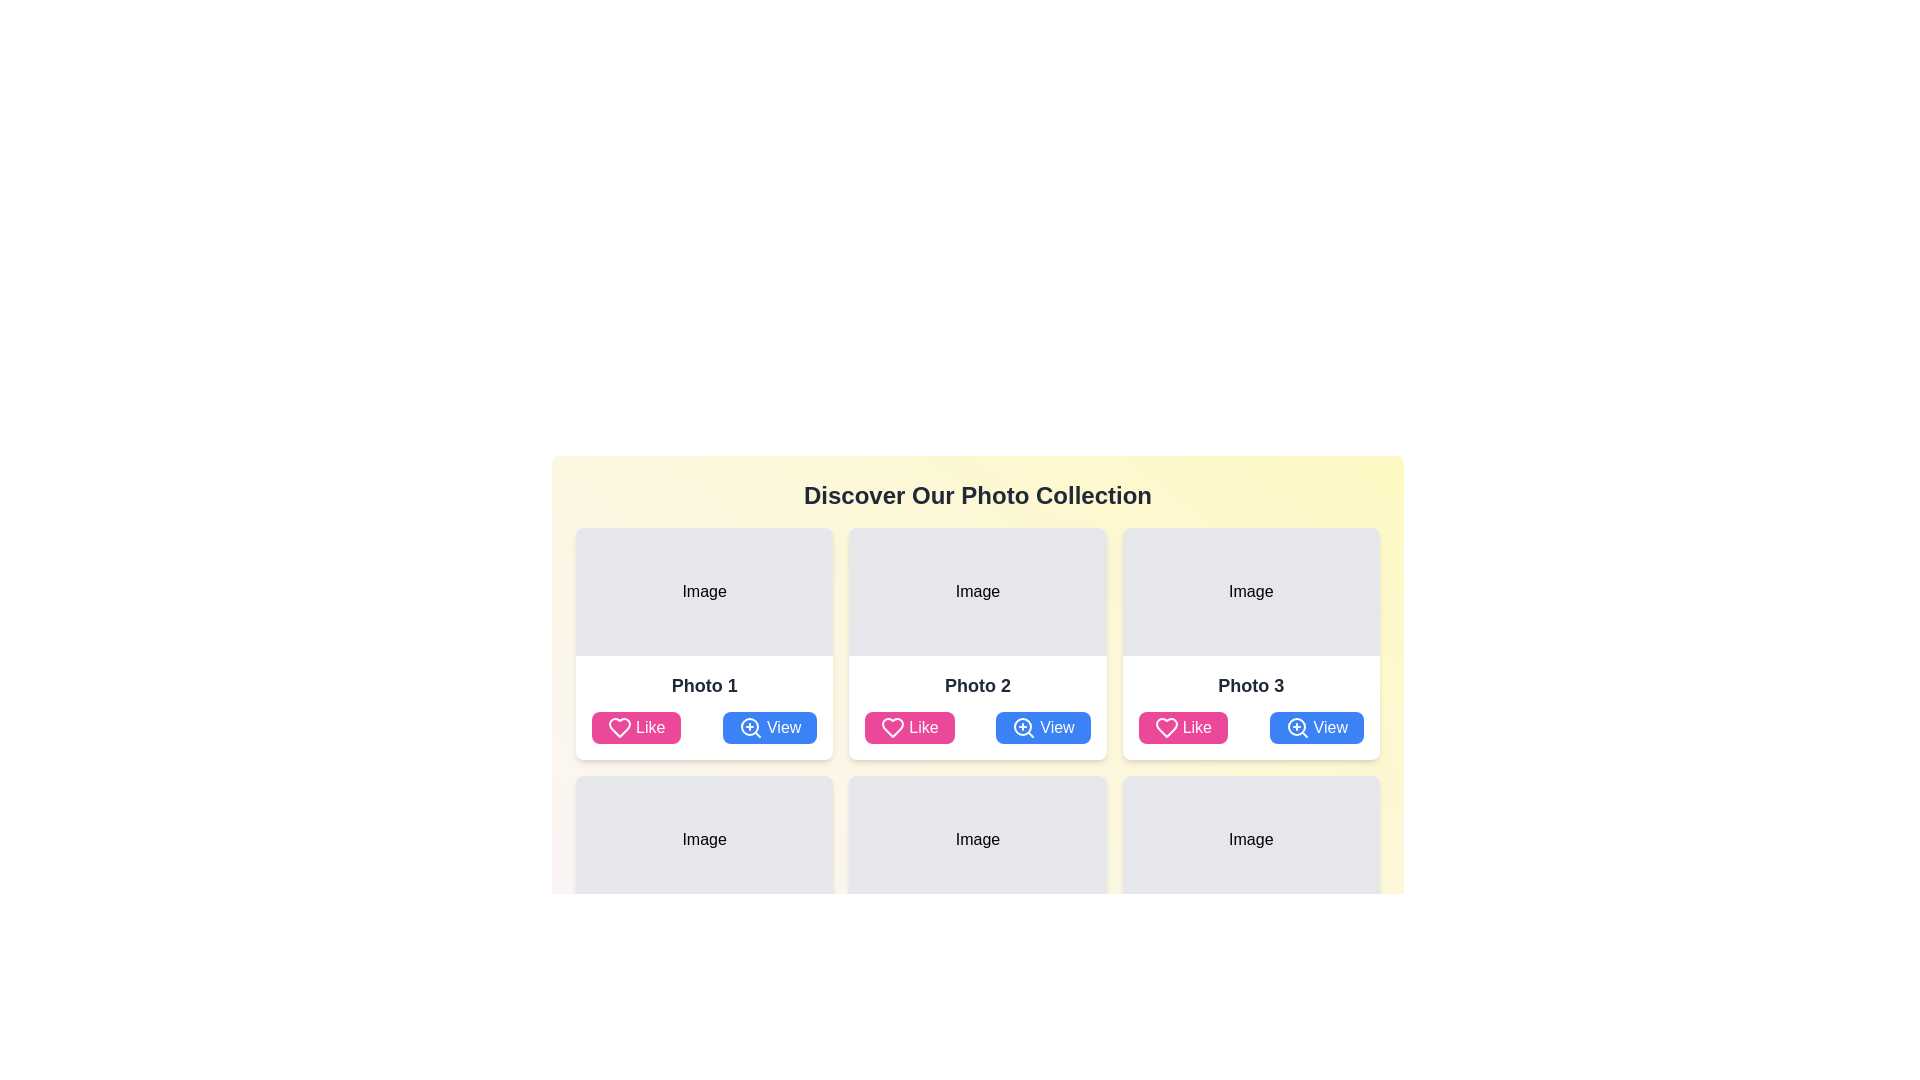  What do you see at coordinates (704, 590) in the screenshot?
I see `the Image Placeholder, which is a rectangular area with a light gray background and a centered text label that says 'Image'` at bounding box center [704, 590].